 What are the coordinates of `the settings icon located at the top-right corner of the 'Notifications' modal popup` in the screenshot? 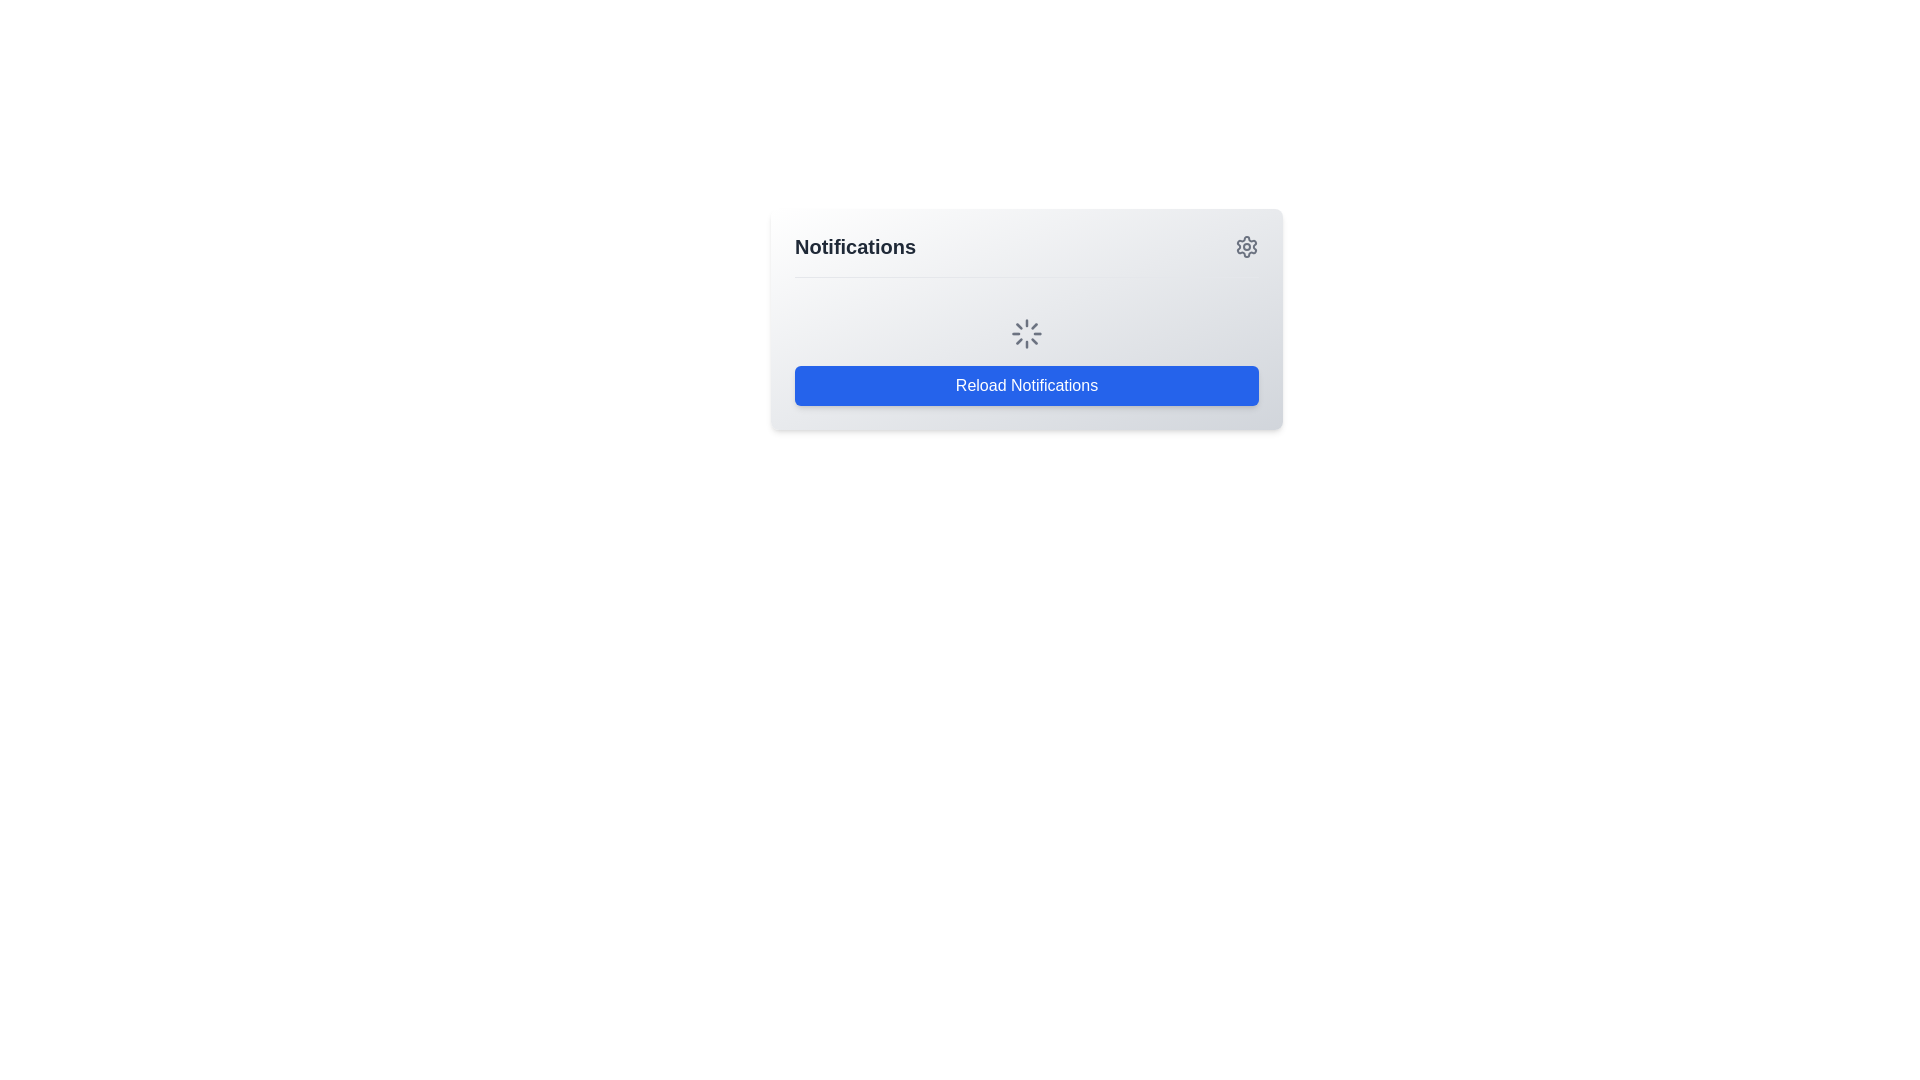 It's located at (1246, 245).